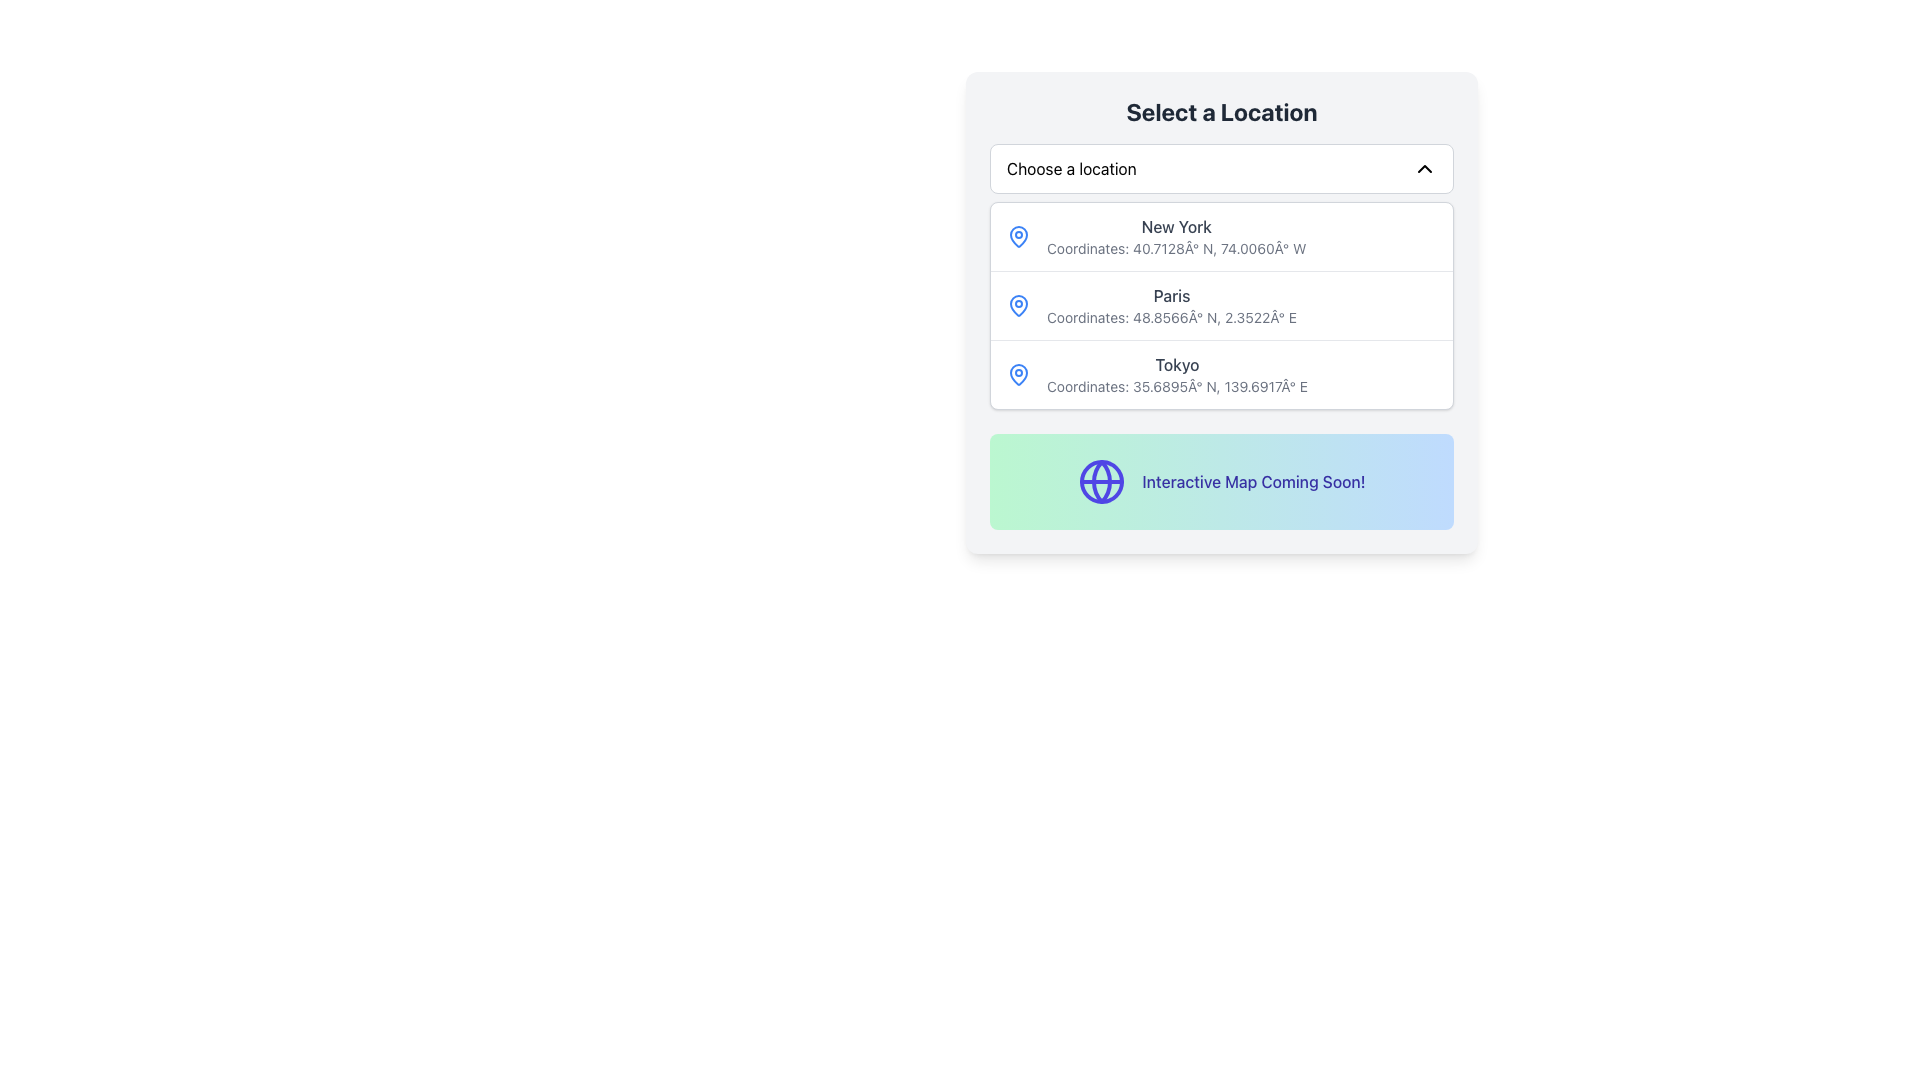  I want to click on the dropdown menu located below the 'Select a Location' title, so click(1221, 168).